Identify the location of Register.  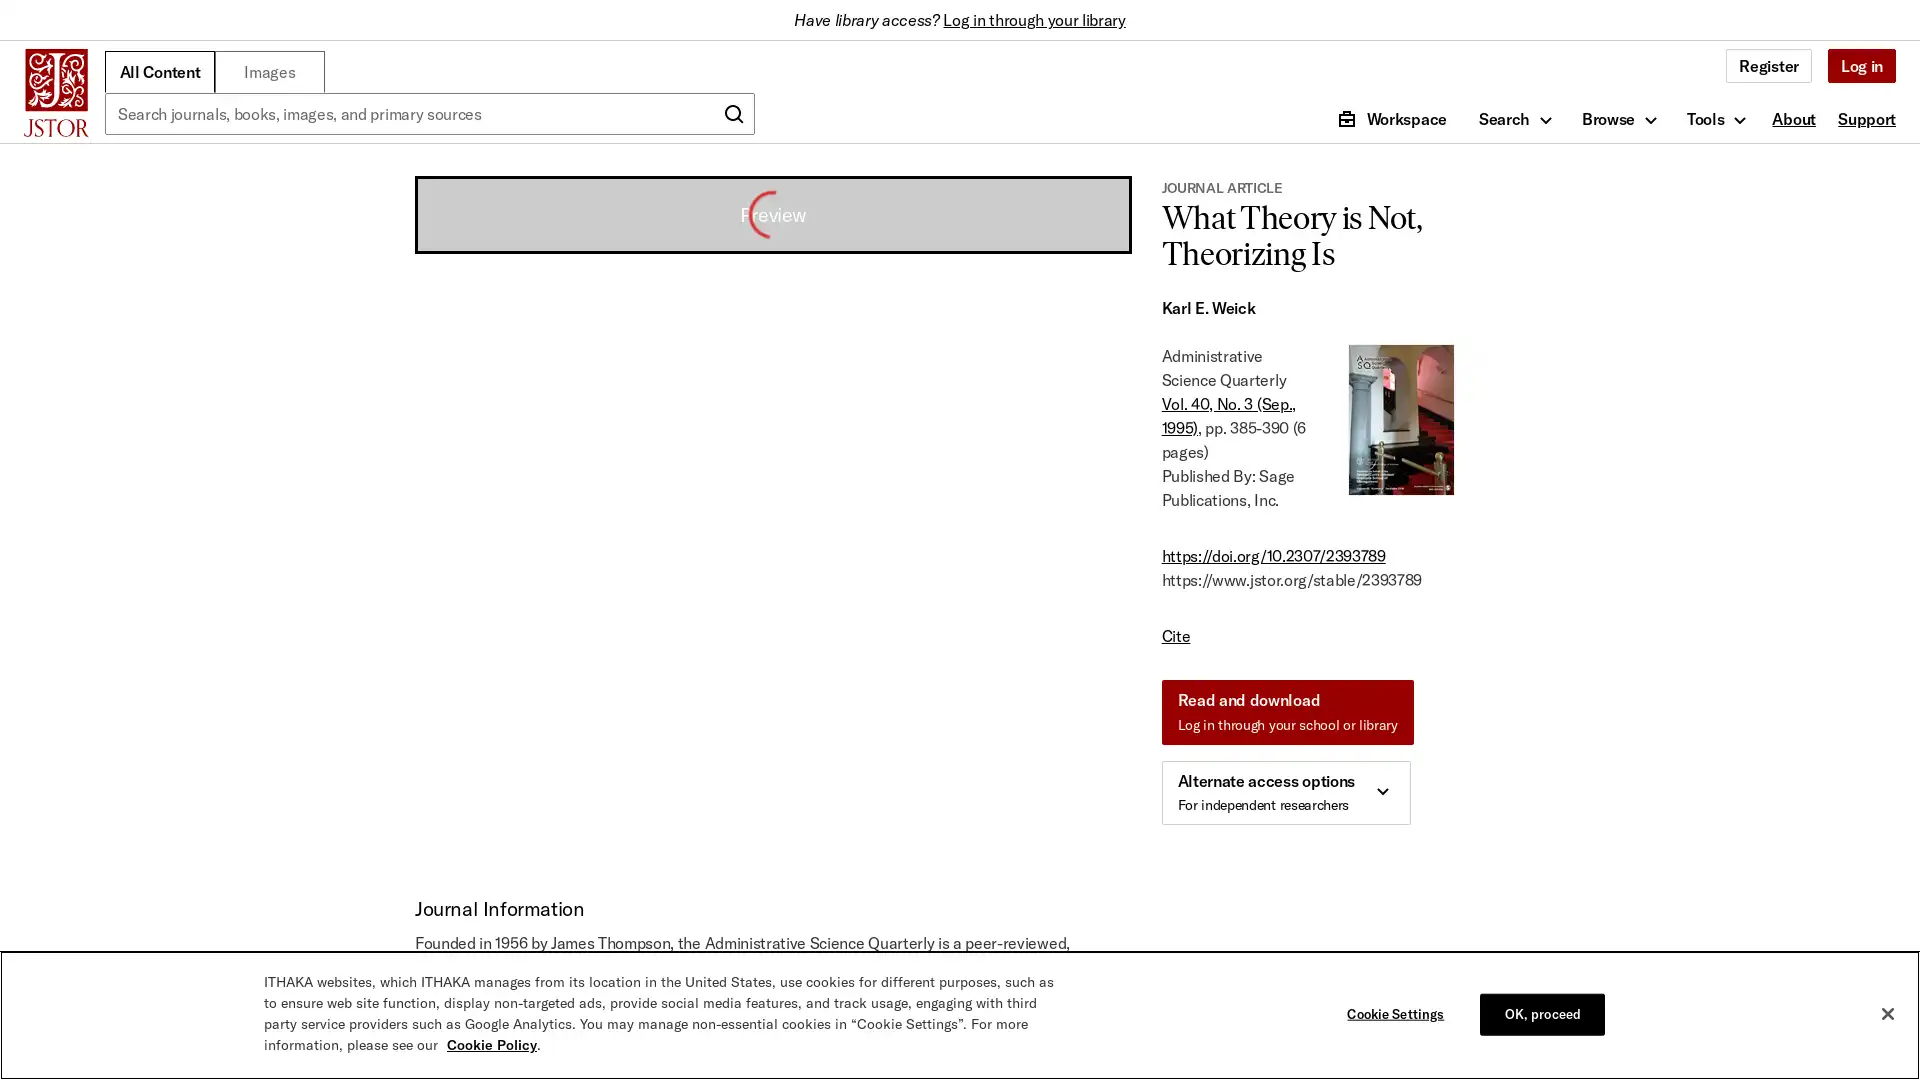
(1768, 64).